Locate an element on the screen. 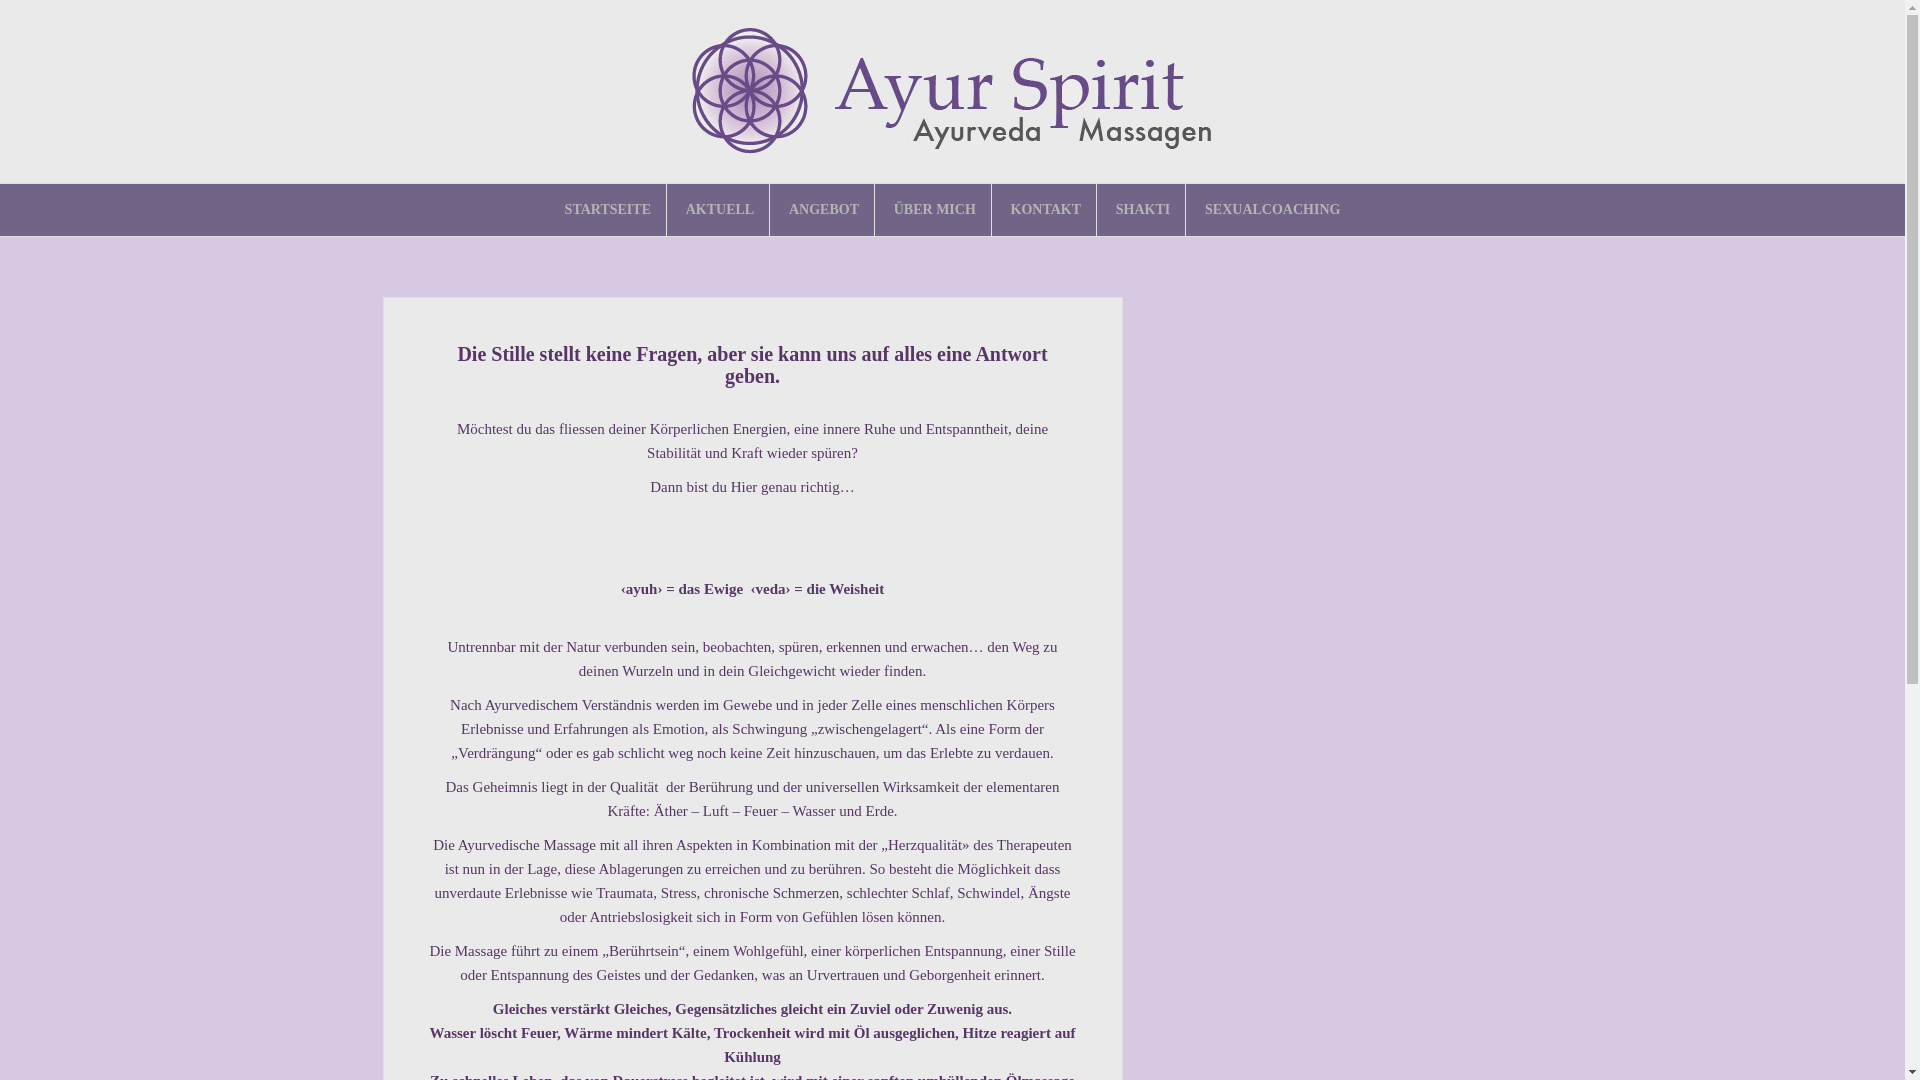 This screenshot has width=1920, height=1080. 'SEXUALCOACHING' is located at coordinates (1271, 209).